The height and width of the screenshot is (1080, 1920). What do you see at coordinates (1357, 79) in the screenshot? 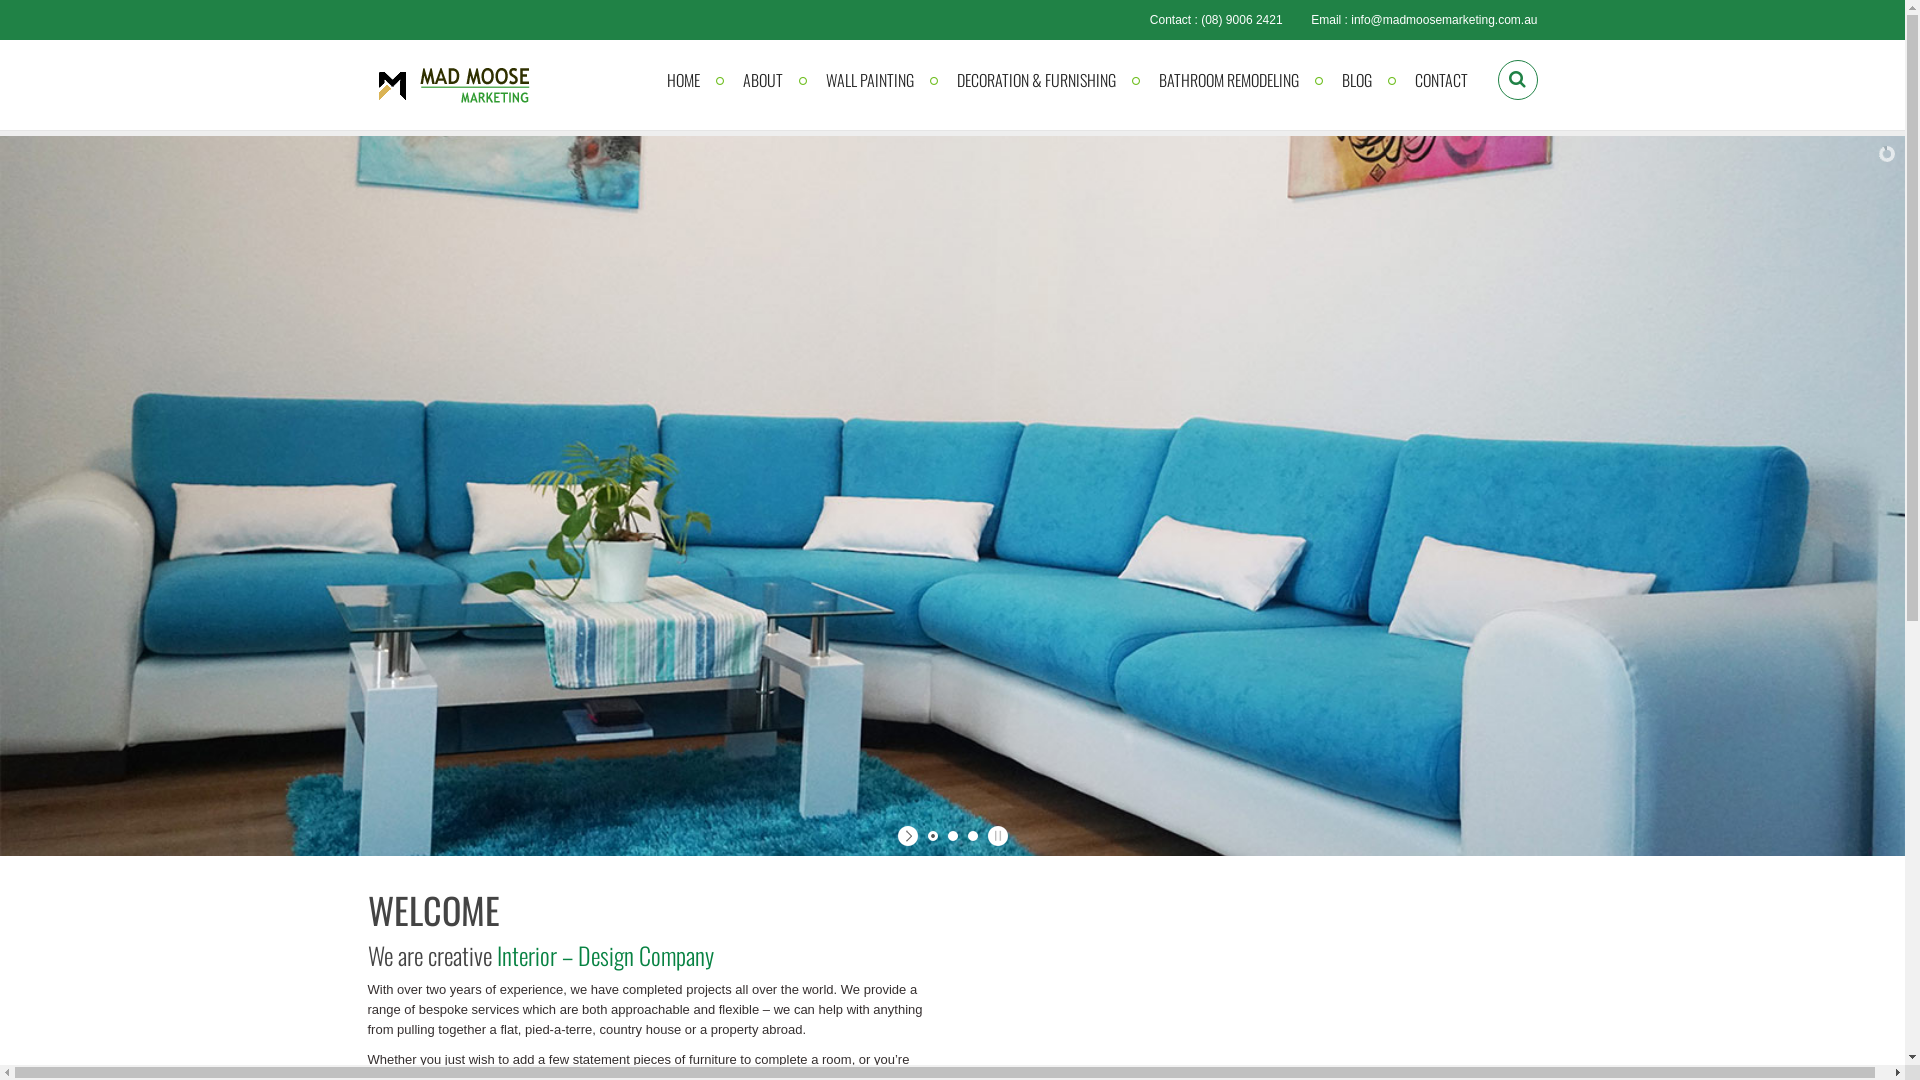
I see `'BLOG'` at bounding box center [1357, 79].